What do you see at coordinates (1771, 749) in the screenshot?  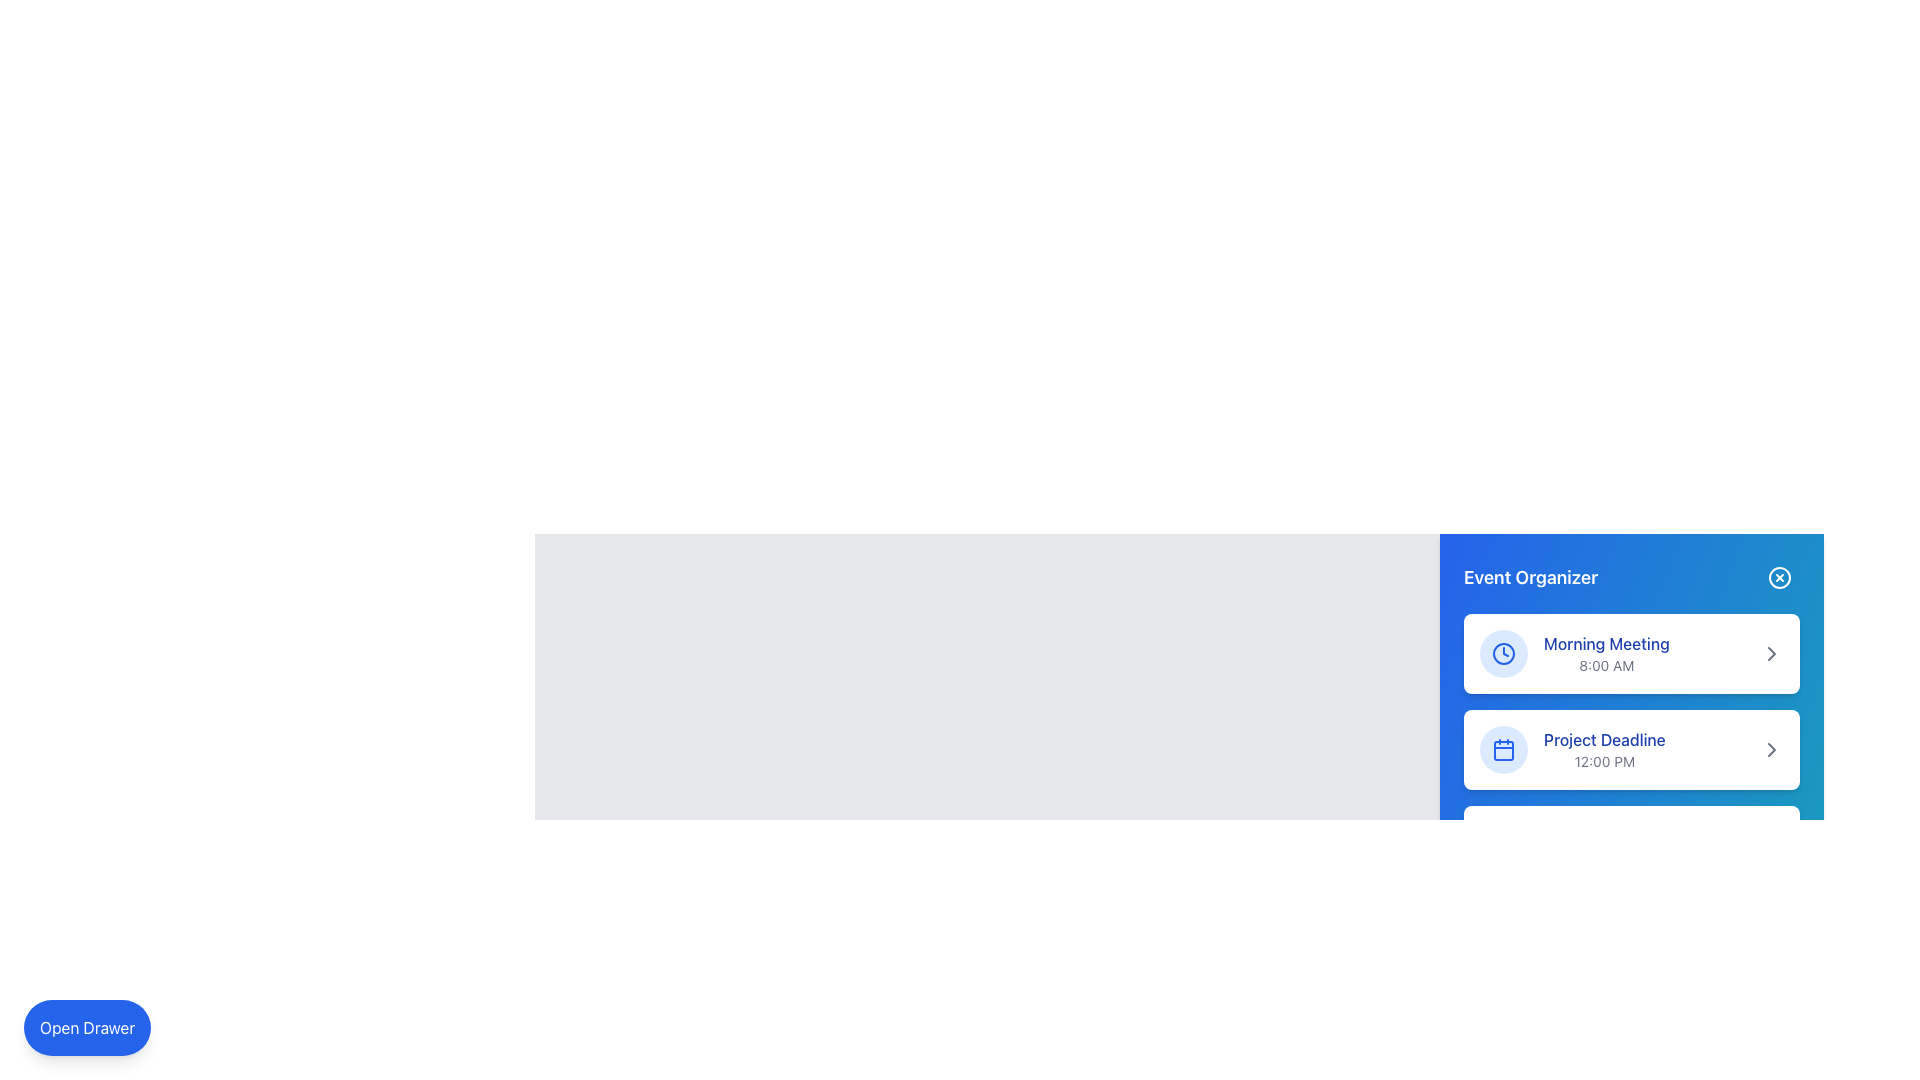 I see `the rightward-pointing chevron icon located on the far-right side of the 'Project Deadline' section in the 'Event Organizer' widget` at bounding box center [1771, 749].